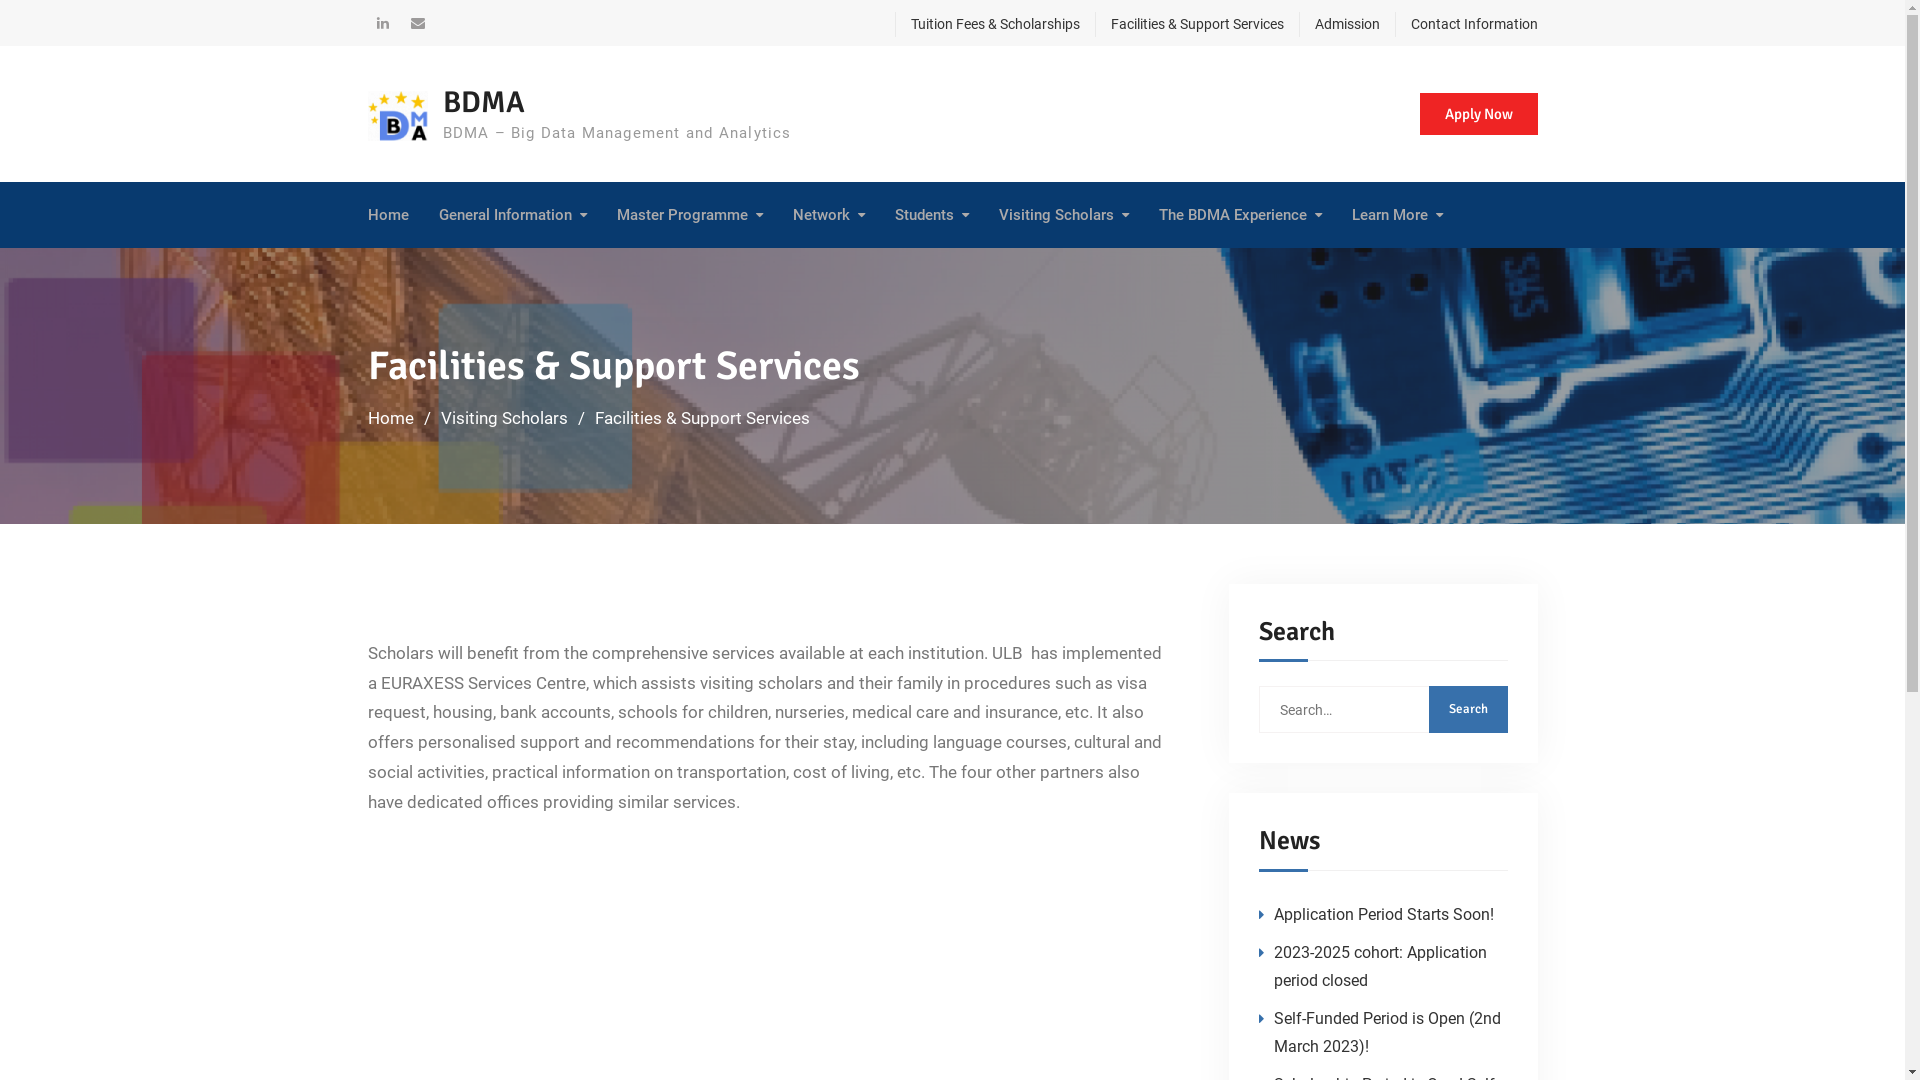 This screenshot has height=1080, width=1920. What do you see at coordinates (436, 215) in the screenshot?
I see `'General Information'` at bounding box center [436, 215].